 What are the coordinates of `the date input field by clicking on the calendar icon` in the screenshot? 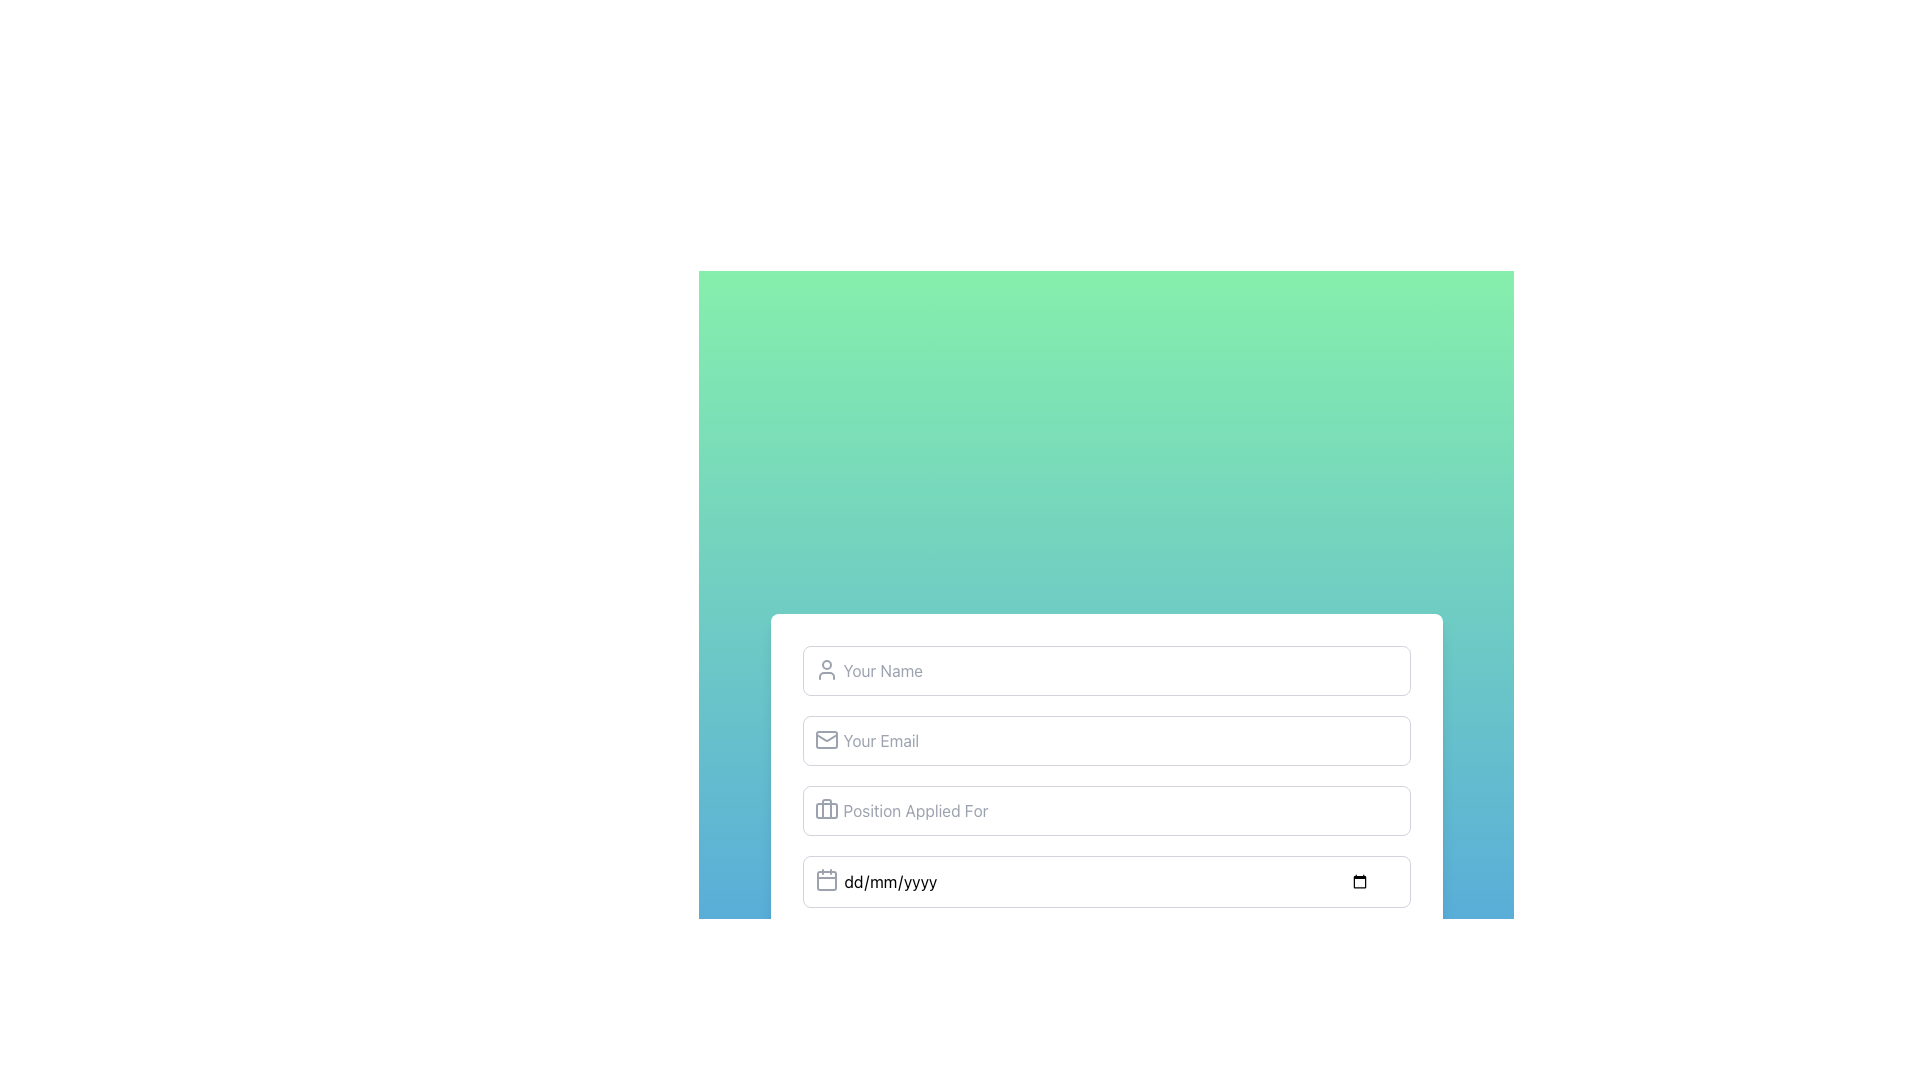 It's located at (826, 879).